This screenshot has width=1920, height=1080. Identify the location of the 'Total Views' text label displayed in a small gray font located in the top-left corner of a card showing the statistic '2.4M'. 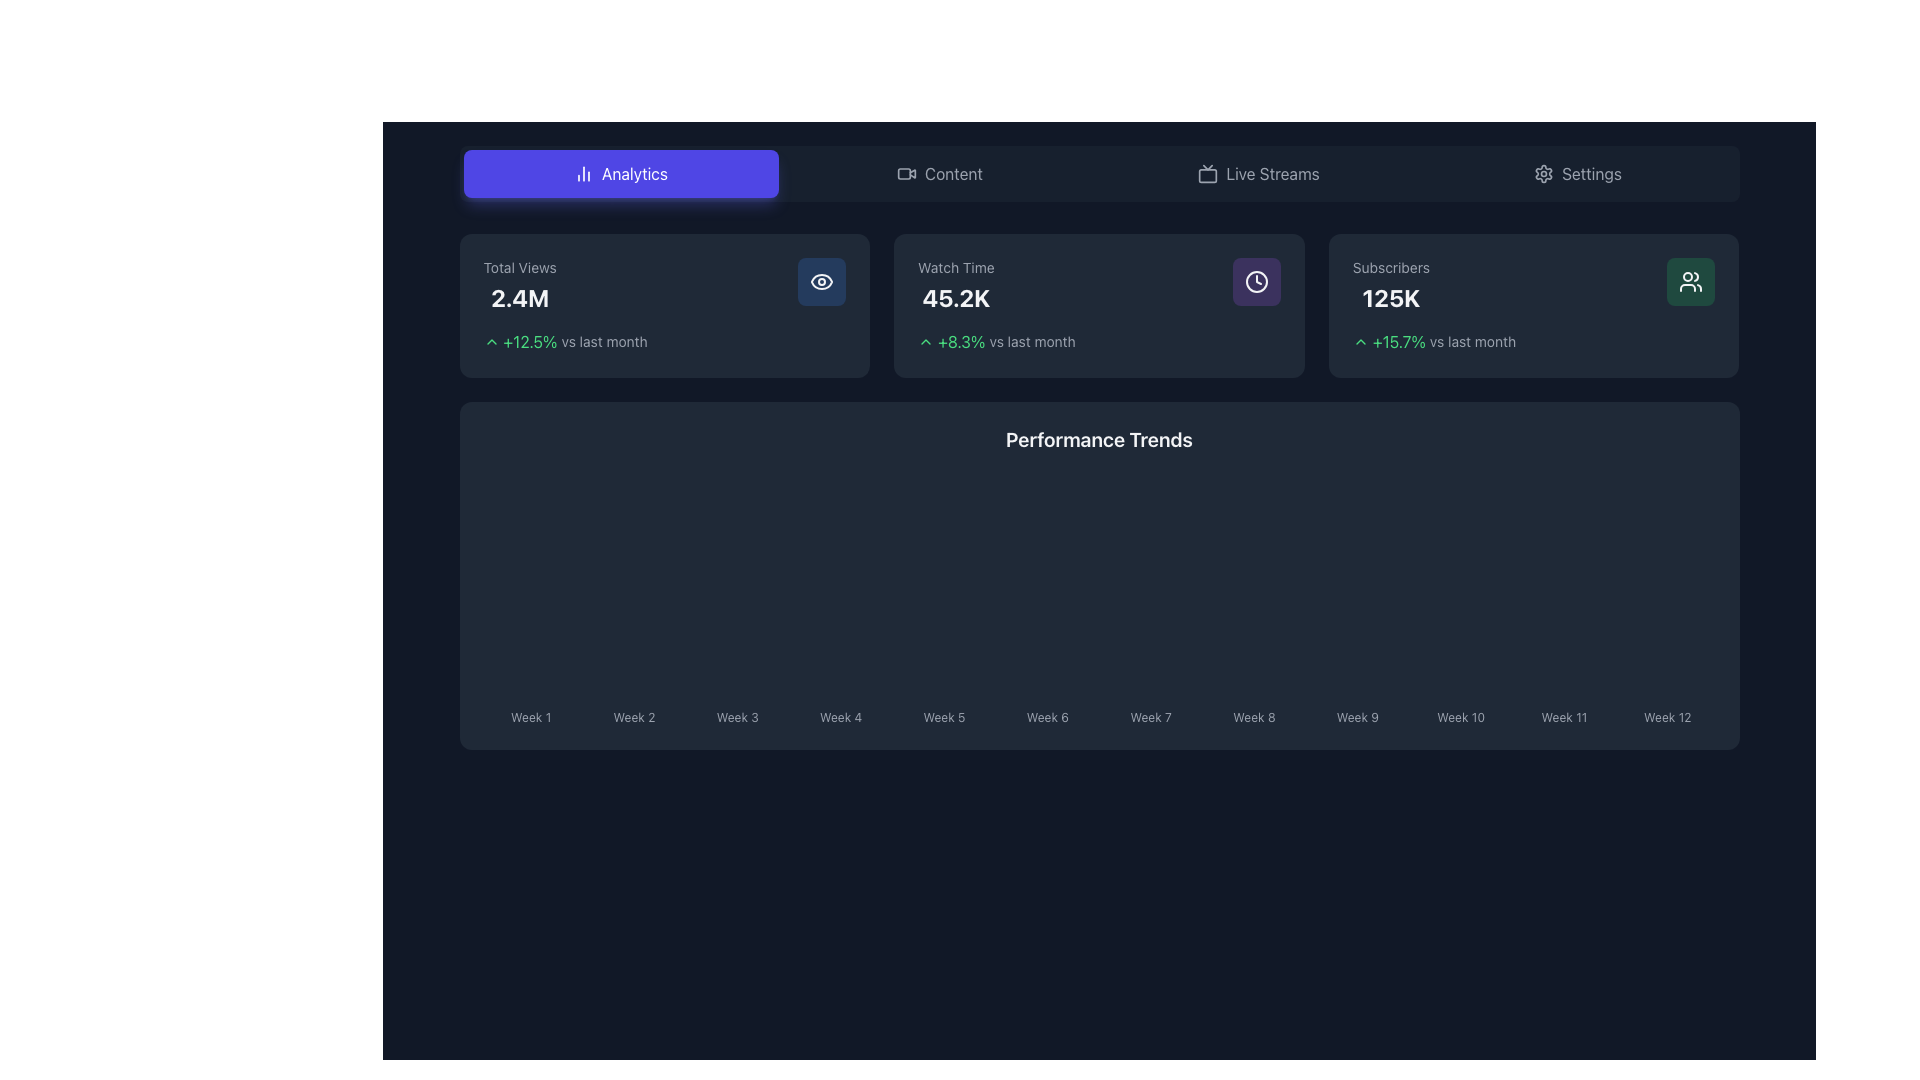
(520, 266).